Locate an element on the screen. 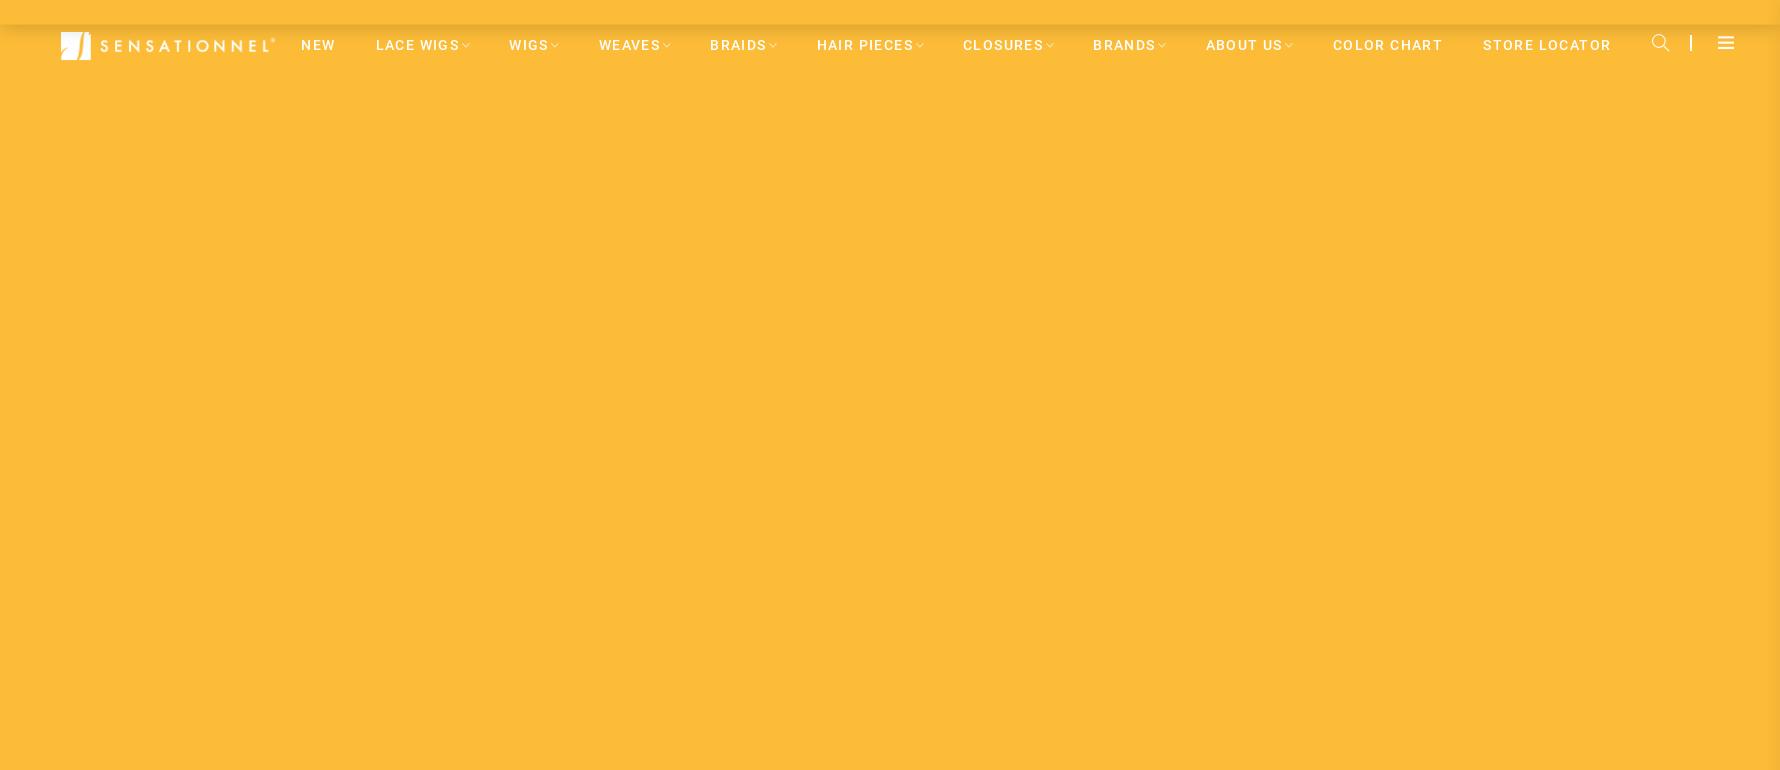  'BRANDS' is located at coordinates (1123, 43).